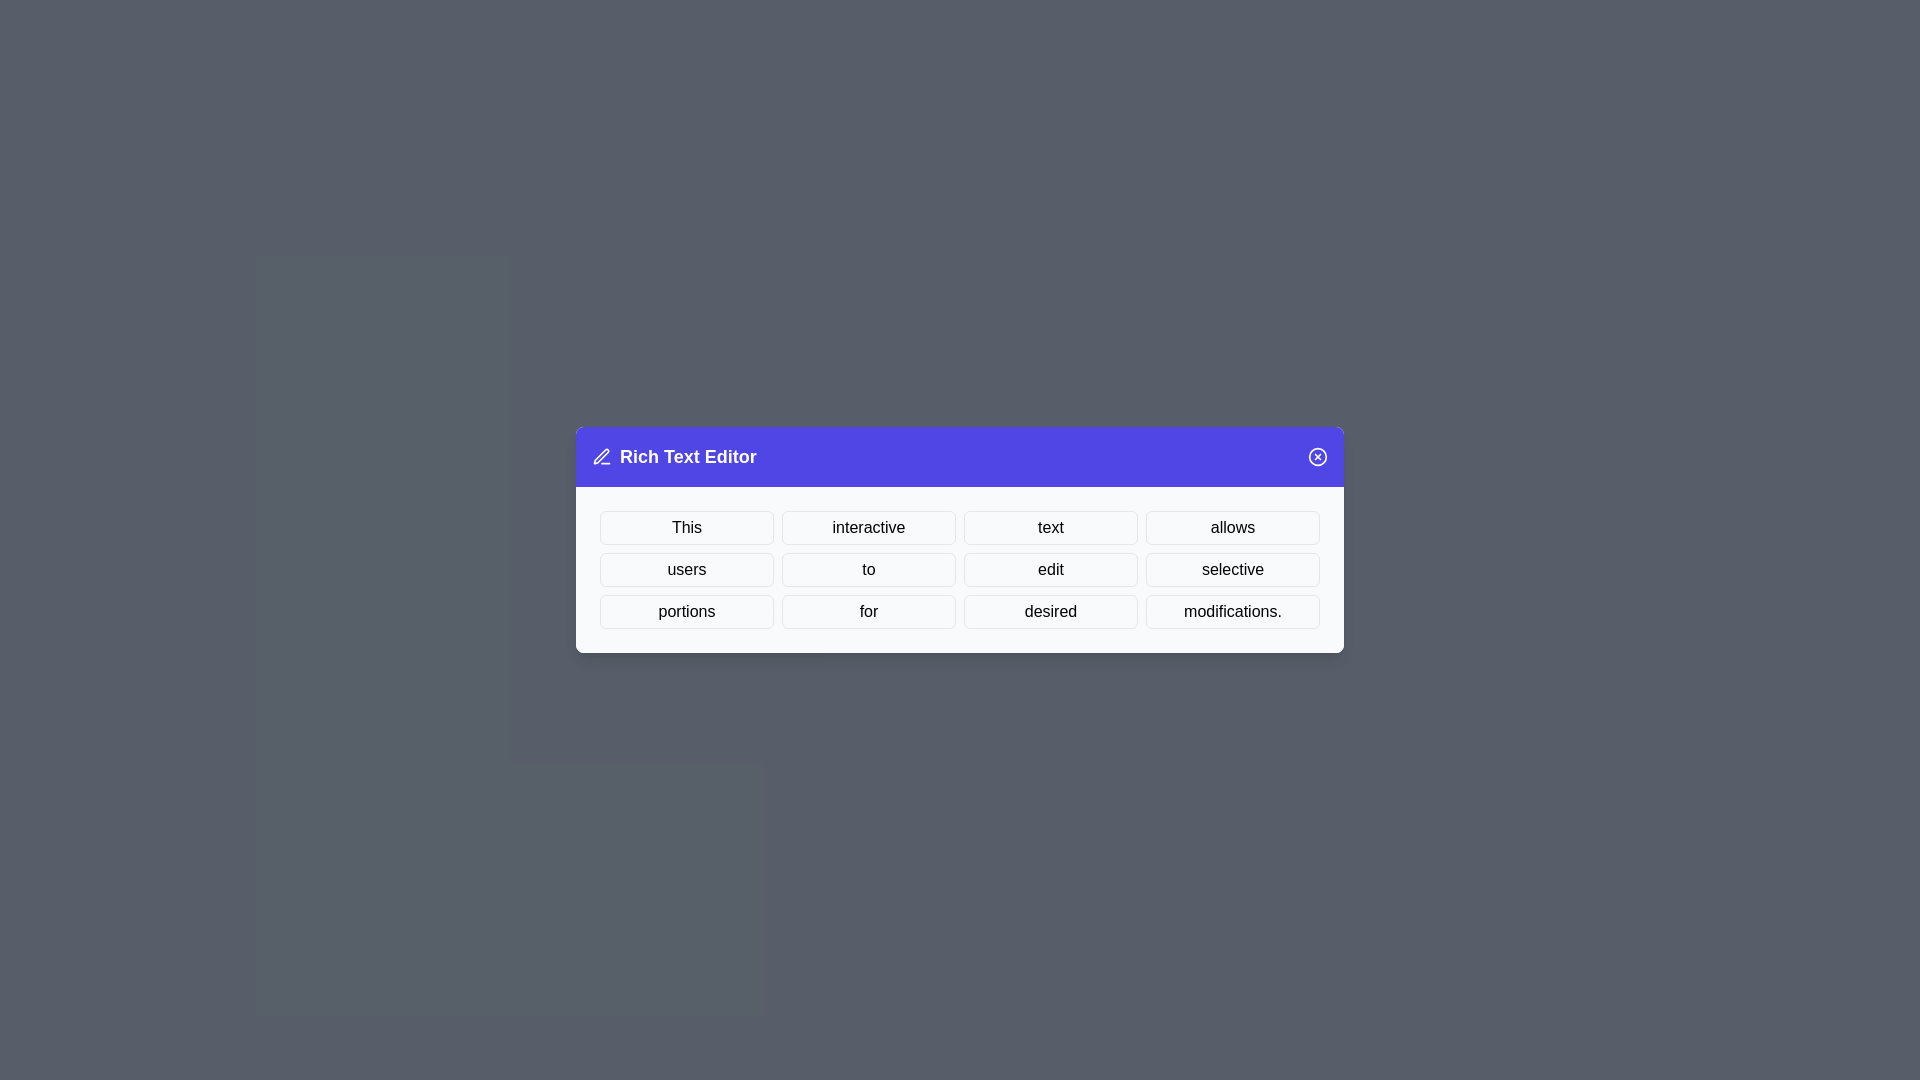  What do you see at coordinates (1318, 456) in the screenshot?
I see `the close button to close the dialog` at bounding box center [1318, 456].